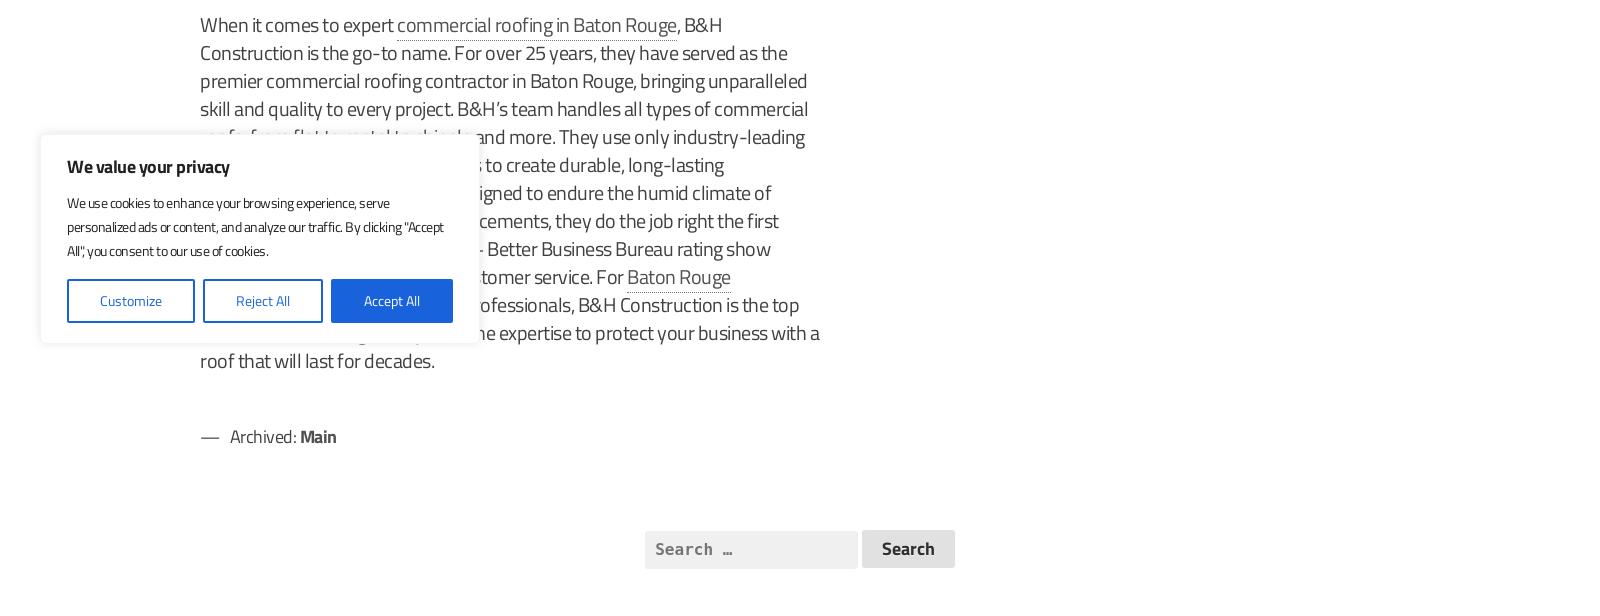 Image resolution: width=1600 pixels, height=616 pixels. Describe the element at coordinates (323, 192) in the screenshot. I see `'commercial roofs Baton Rouge'` at that location.